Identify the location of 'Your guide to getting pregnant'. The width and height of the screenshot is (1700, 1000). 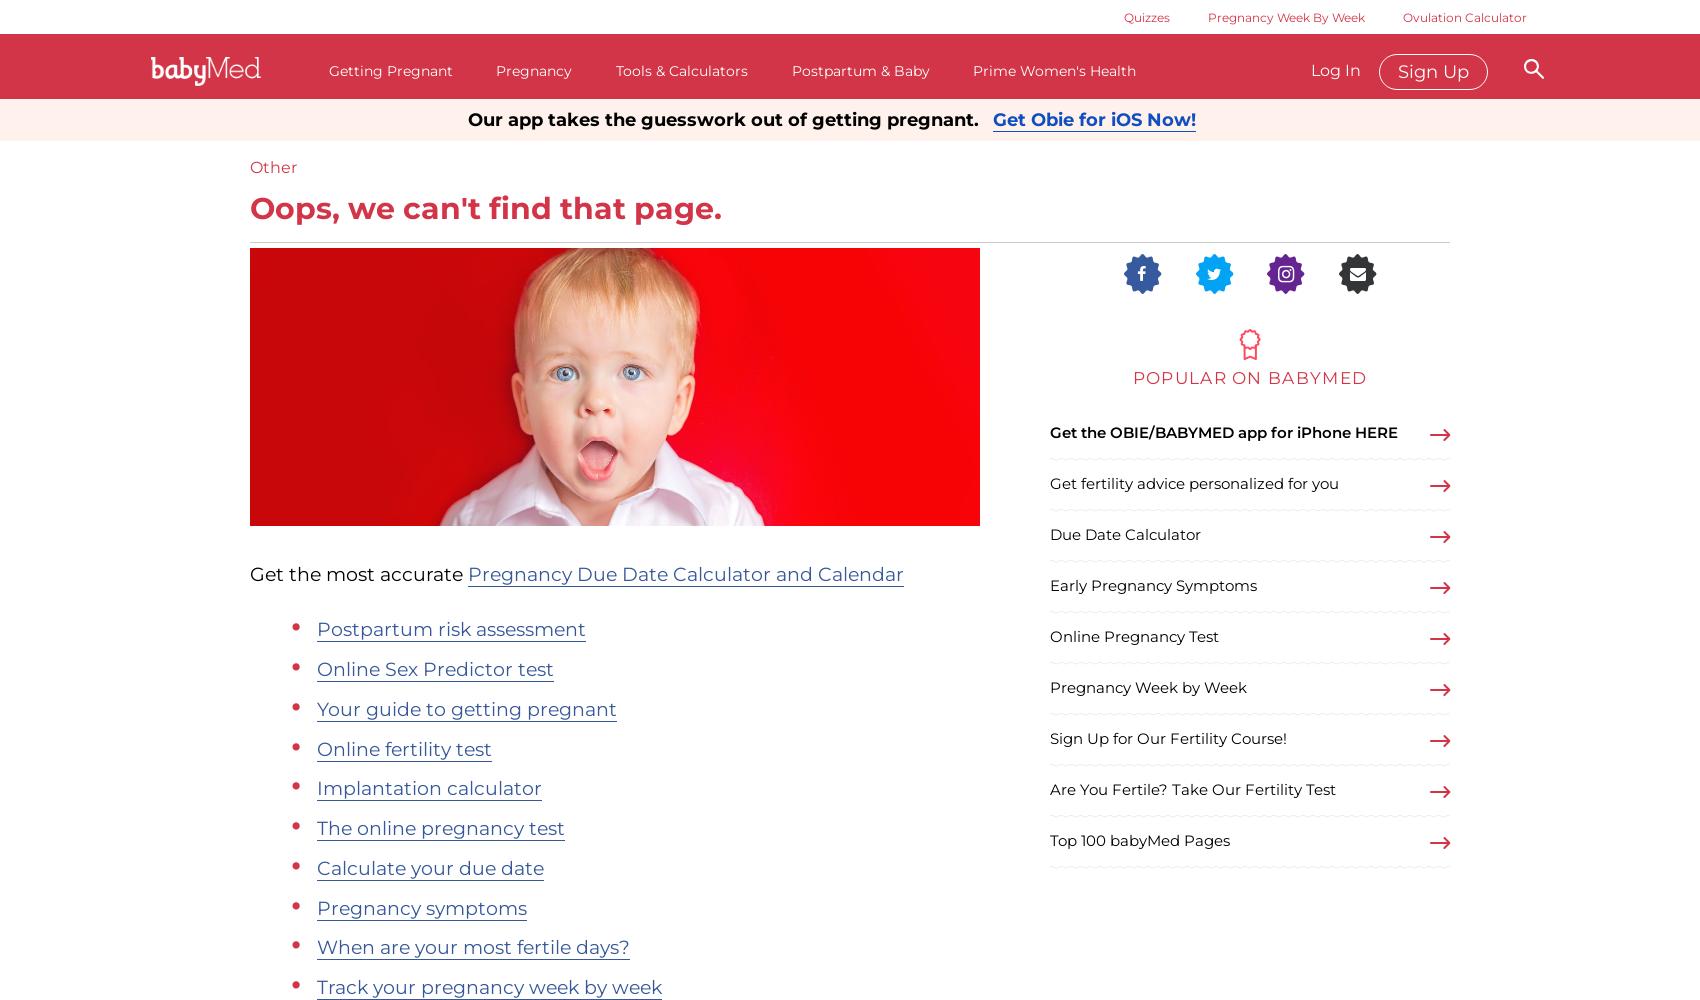
(316, 707).